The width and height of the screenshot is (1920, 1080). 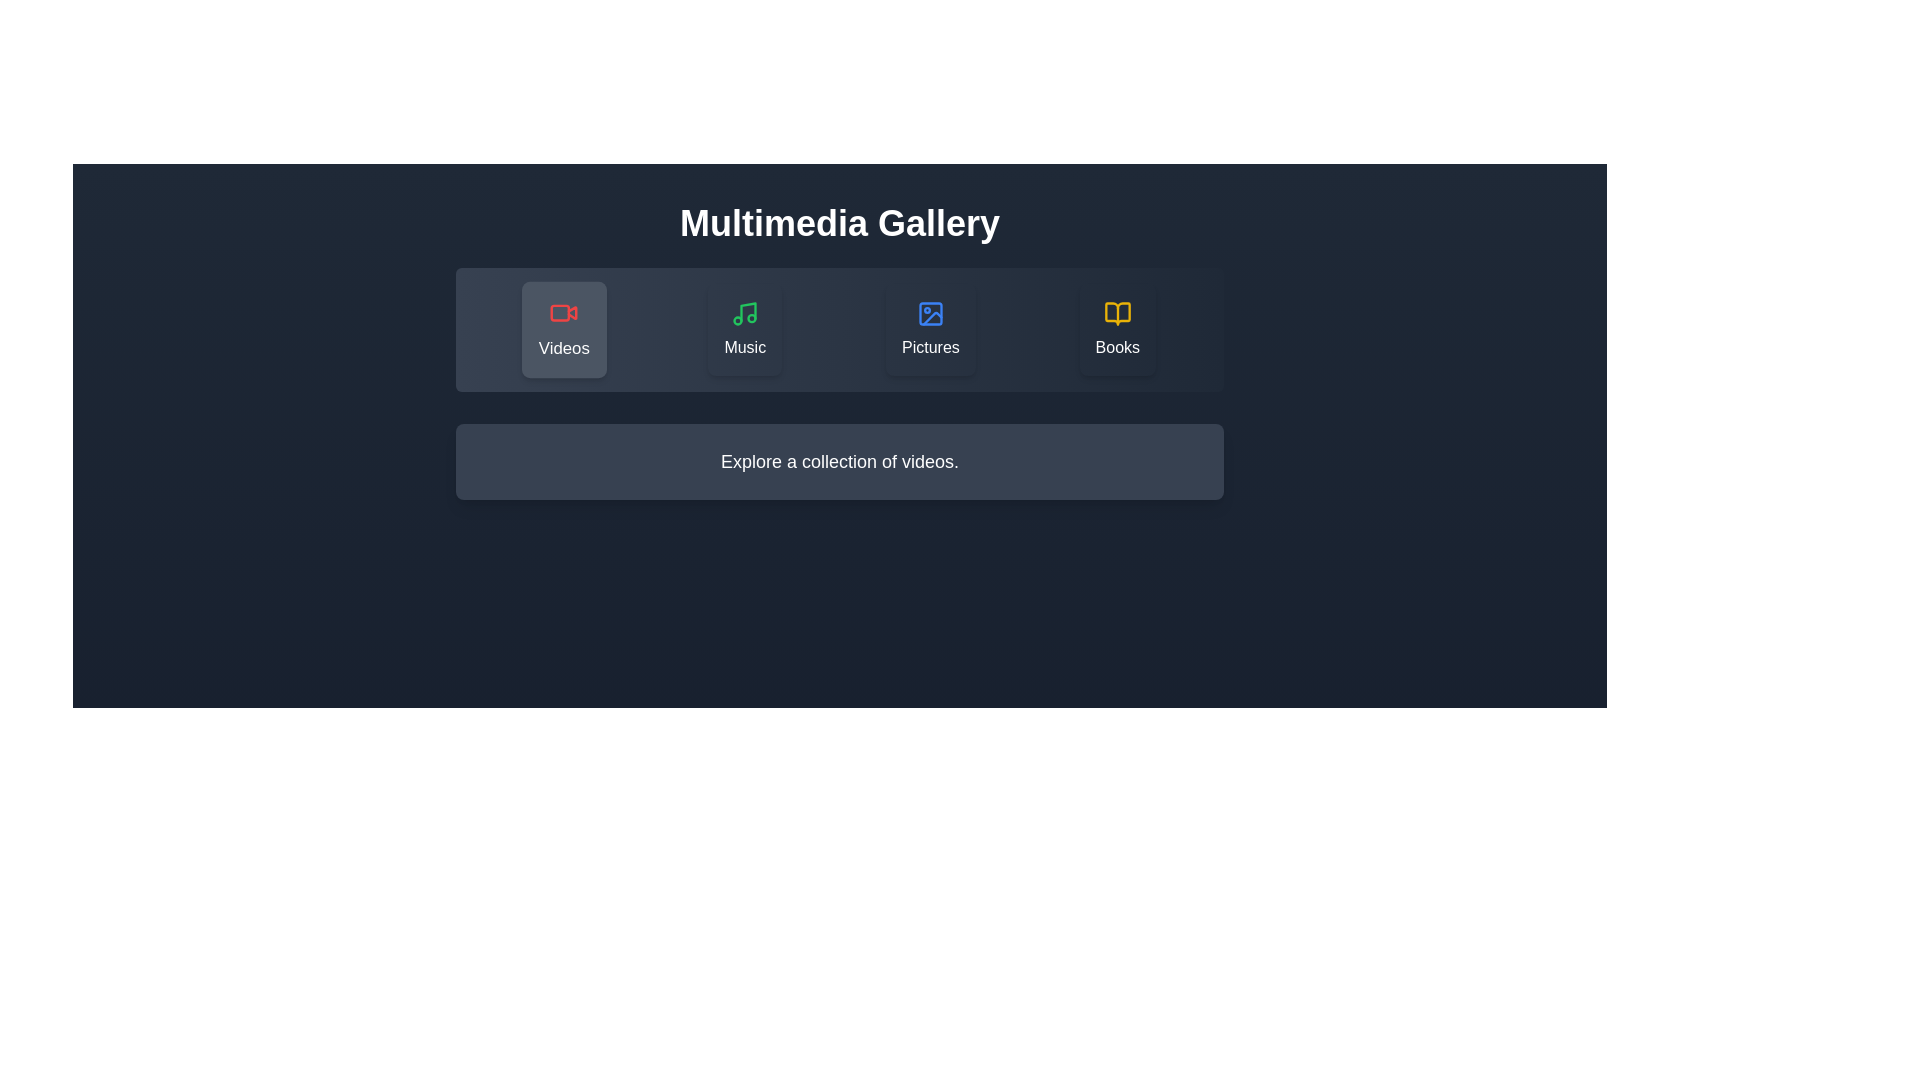 What do you see at coordinates (1117, 329) in the screenshot?
I see `the Books category by clicking the corresponding button` at bounding box center [1117, 329].